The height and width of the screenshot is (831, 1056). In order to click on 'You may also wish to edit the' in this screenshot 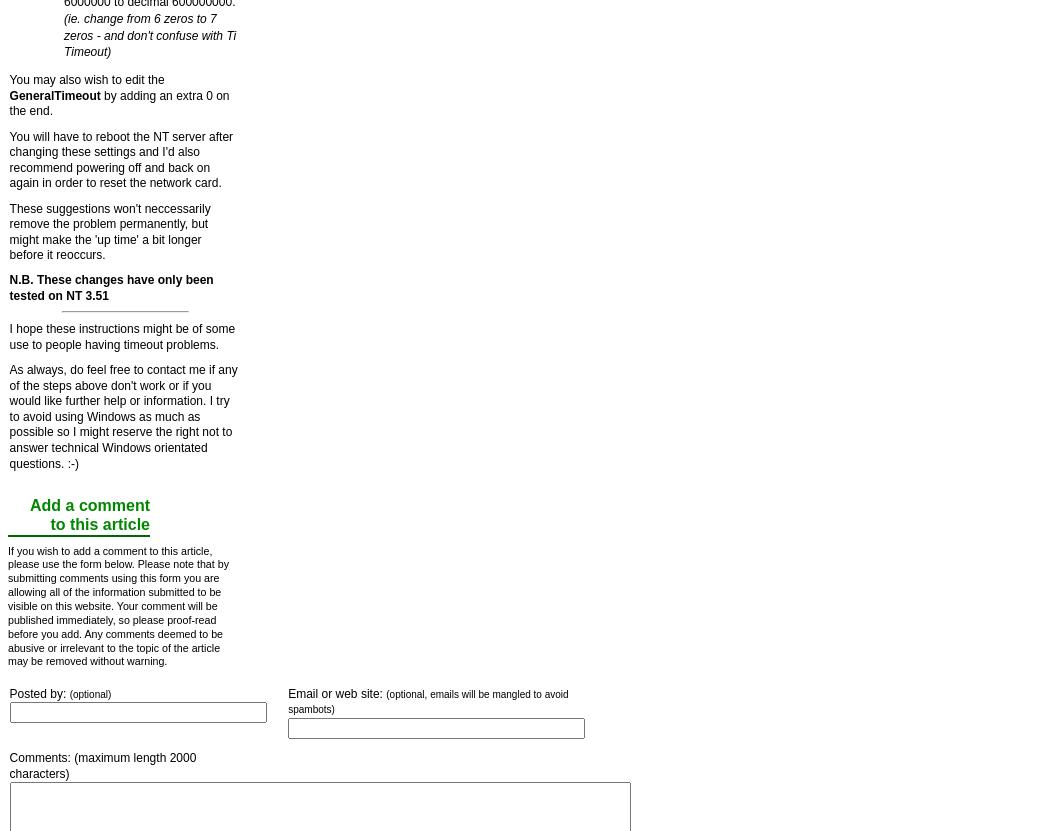, I will do `click(85, 79)`.